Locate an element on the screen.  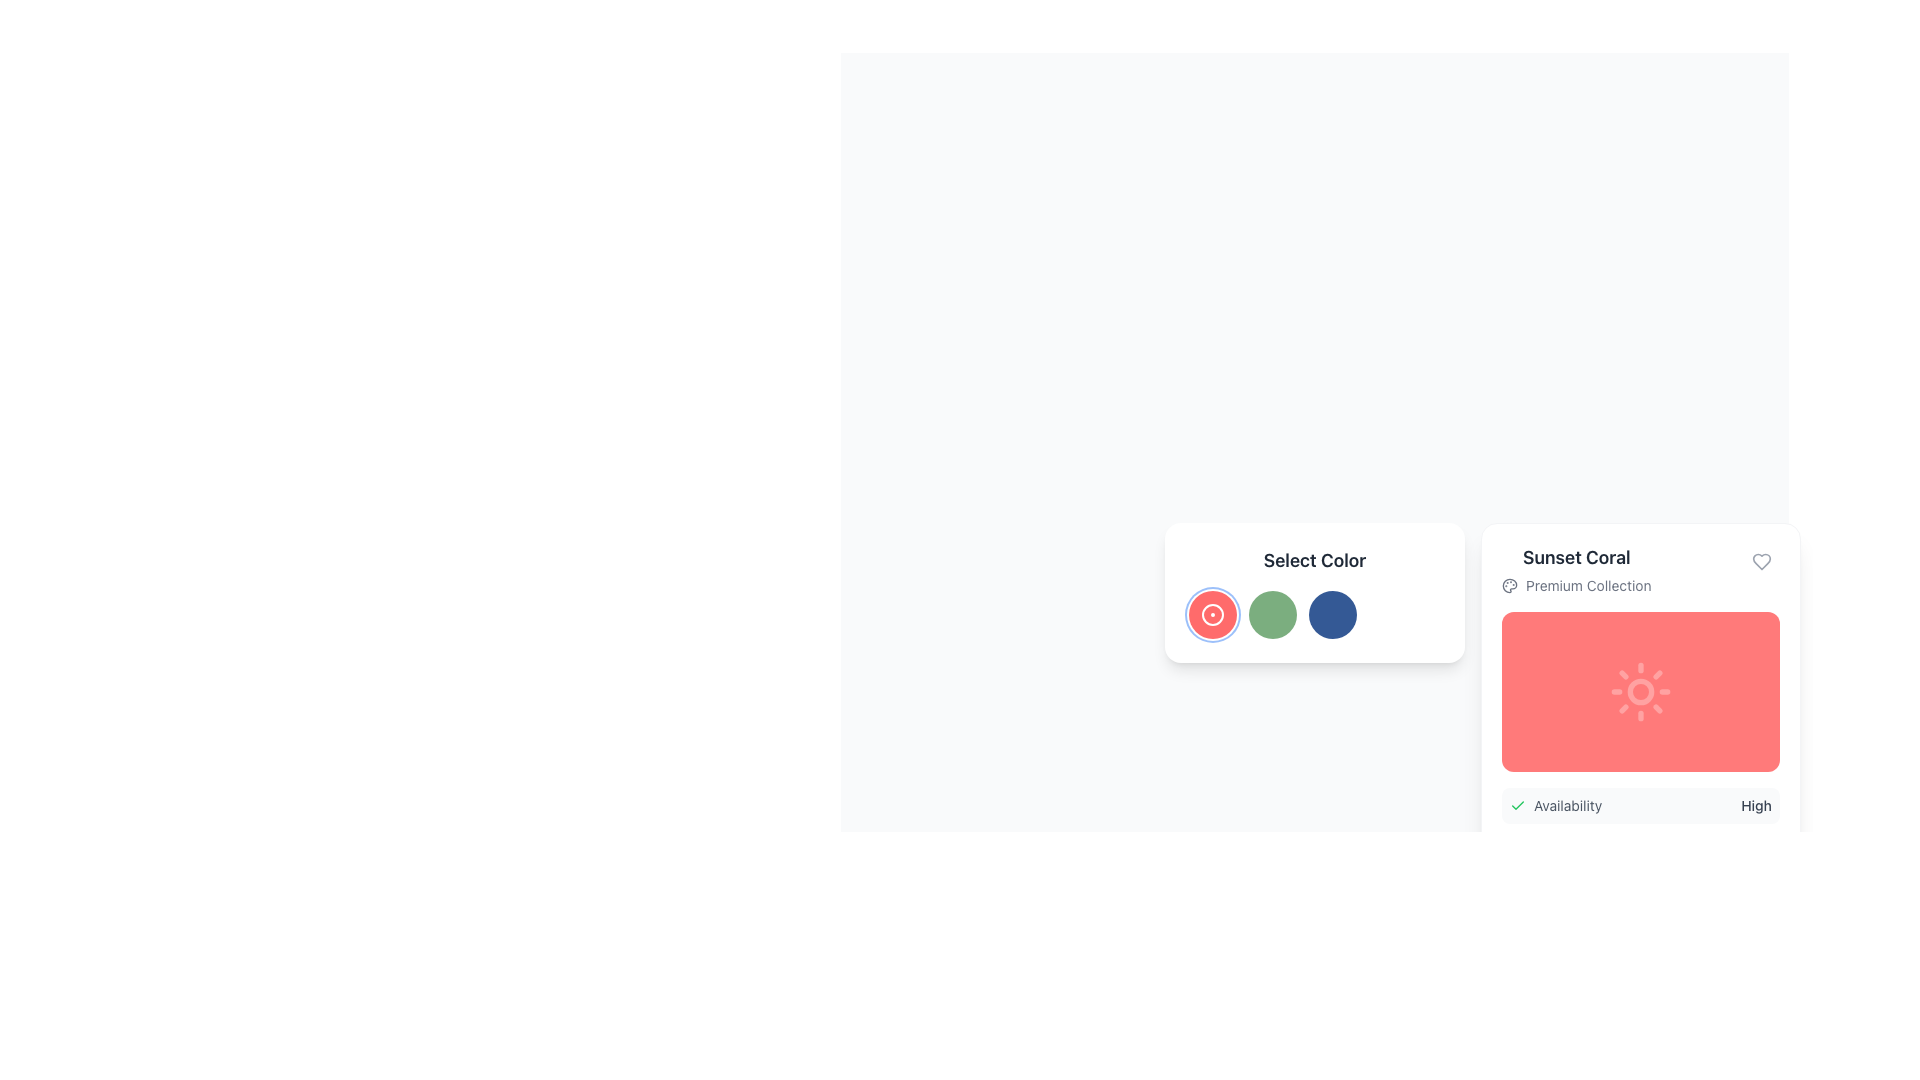
the text label displaying 'High' which is positioned at the bottom right of a card-like component to trigger potential tooltips is located at coordinates (1755, 805).